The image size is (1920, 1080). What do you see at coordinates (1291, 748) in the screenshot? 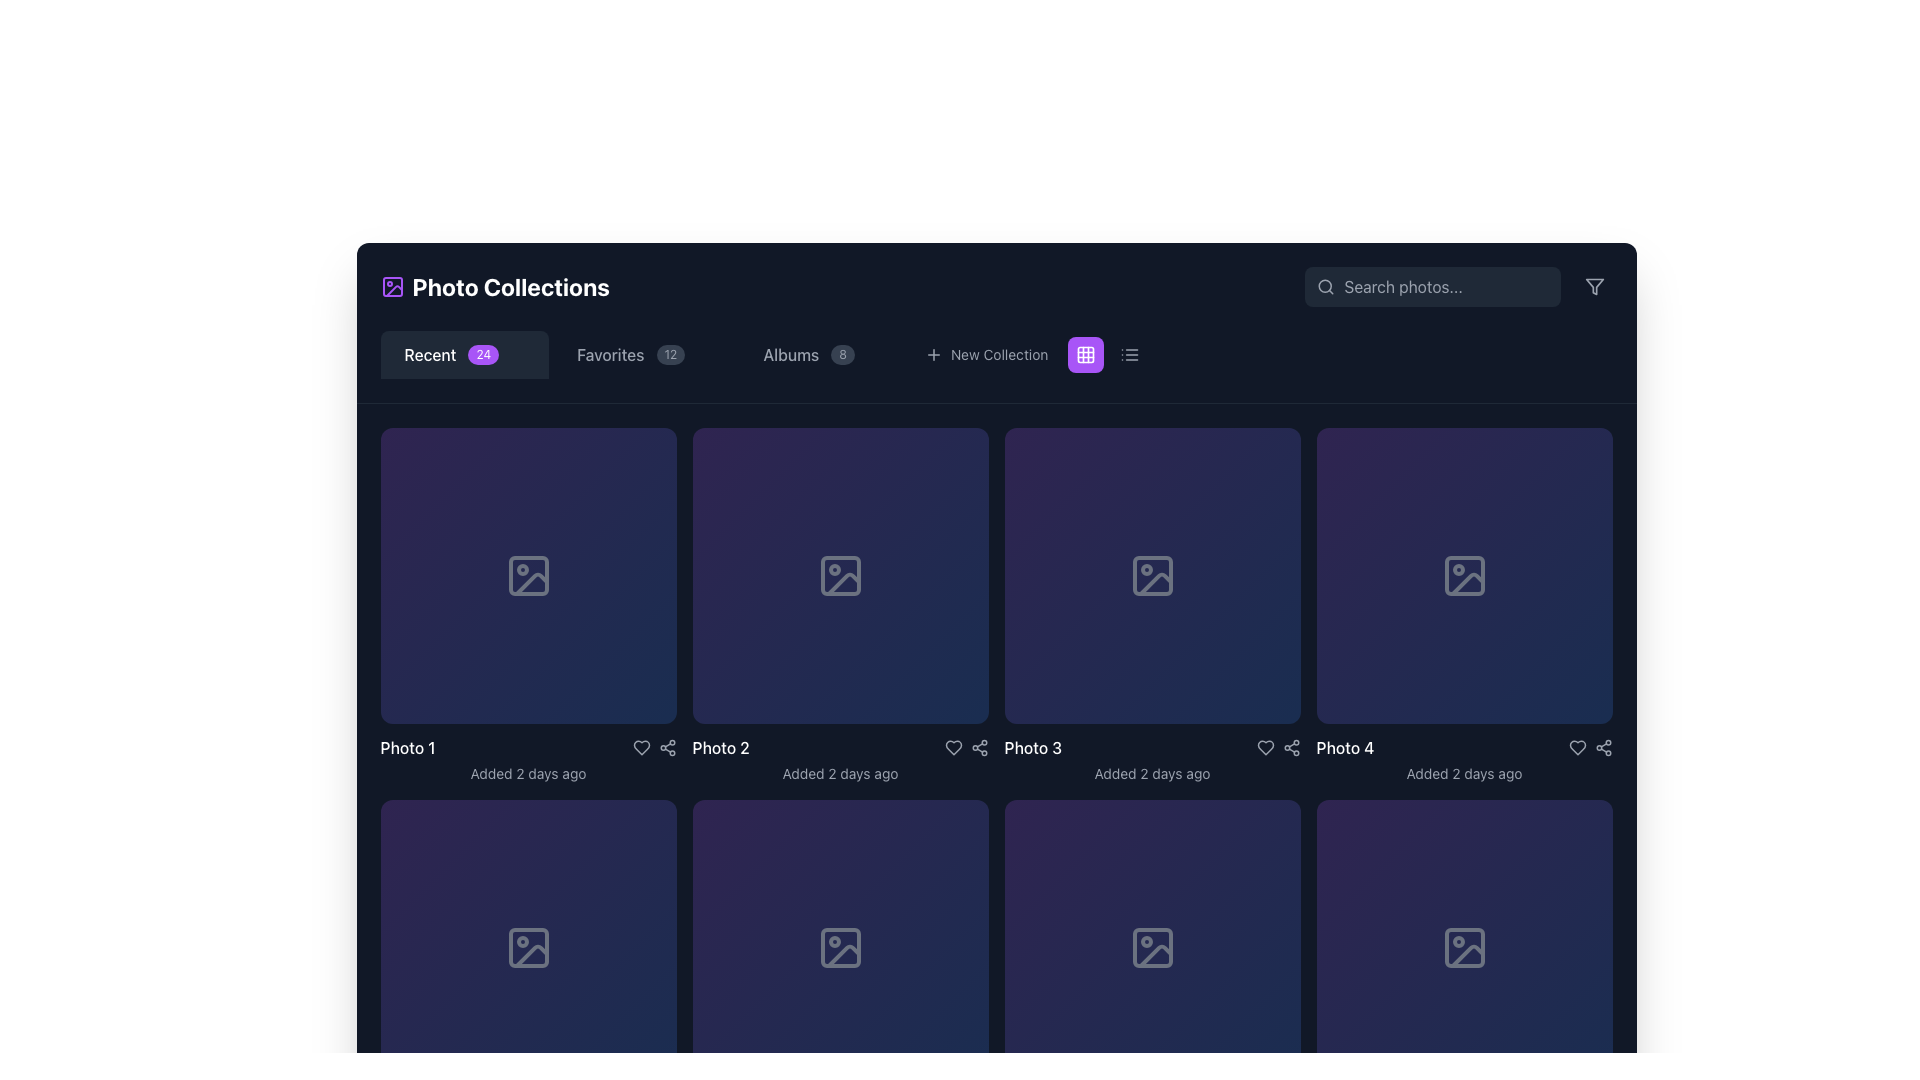
I see `the sharing icon button located in the bottom-right corner of the fourth image card to share the associated photo` at bounding box center [1291, 748].